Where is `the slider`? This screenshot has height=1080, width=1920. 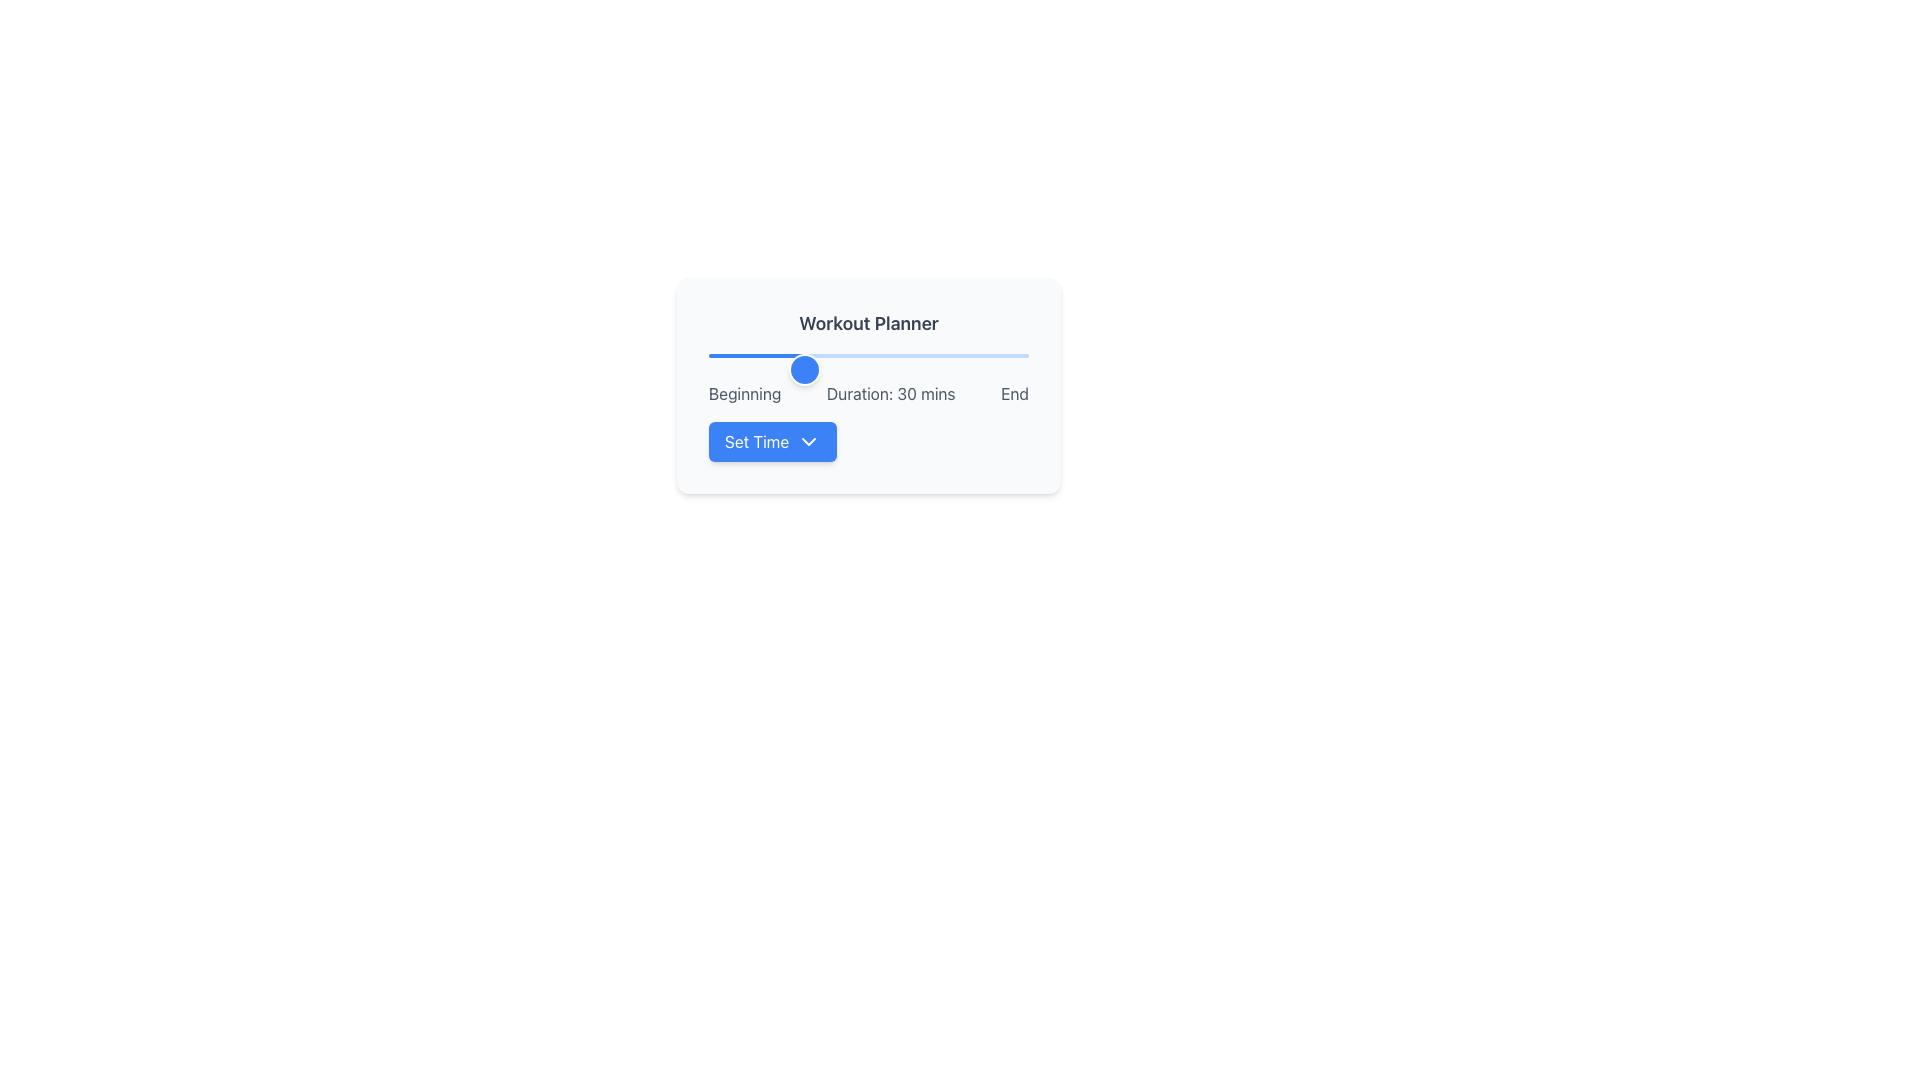
the slider is located at coordinates (1009, 353).